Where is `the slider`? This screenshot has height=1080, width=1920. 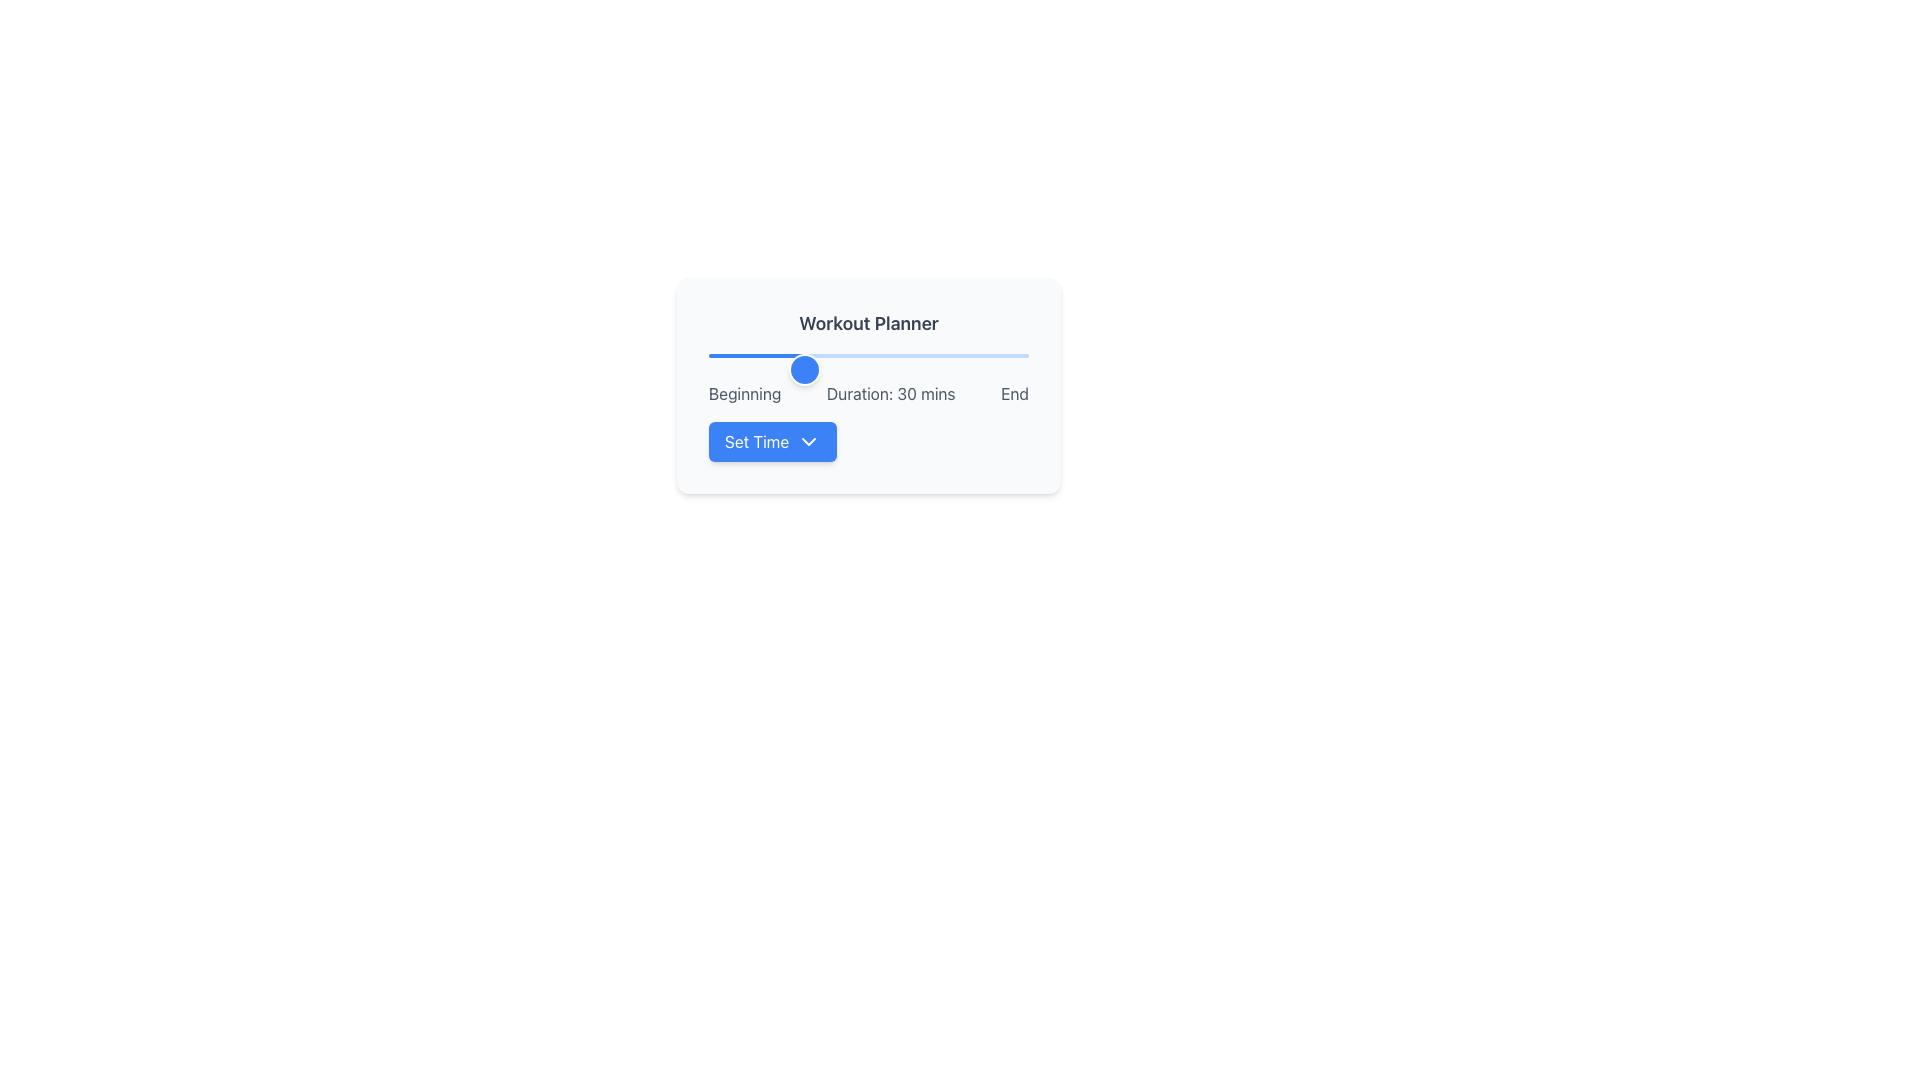
the slider is located at coordinates (1009, 353).